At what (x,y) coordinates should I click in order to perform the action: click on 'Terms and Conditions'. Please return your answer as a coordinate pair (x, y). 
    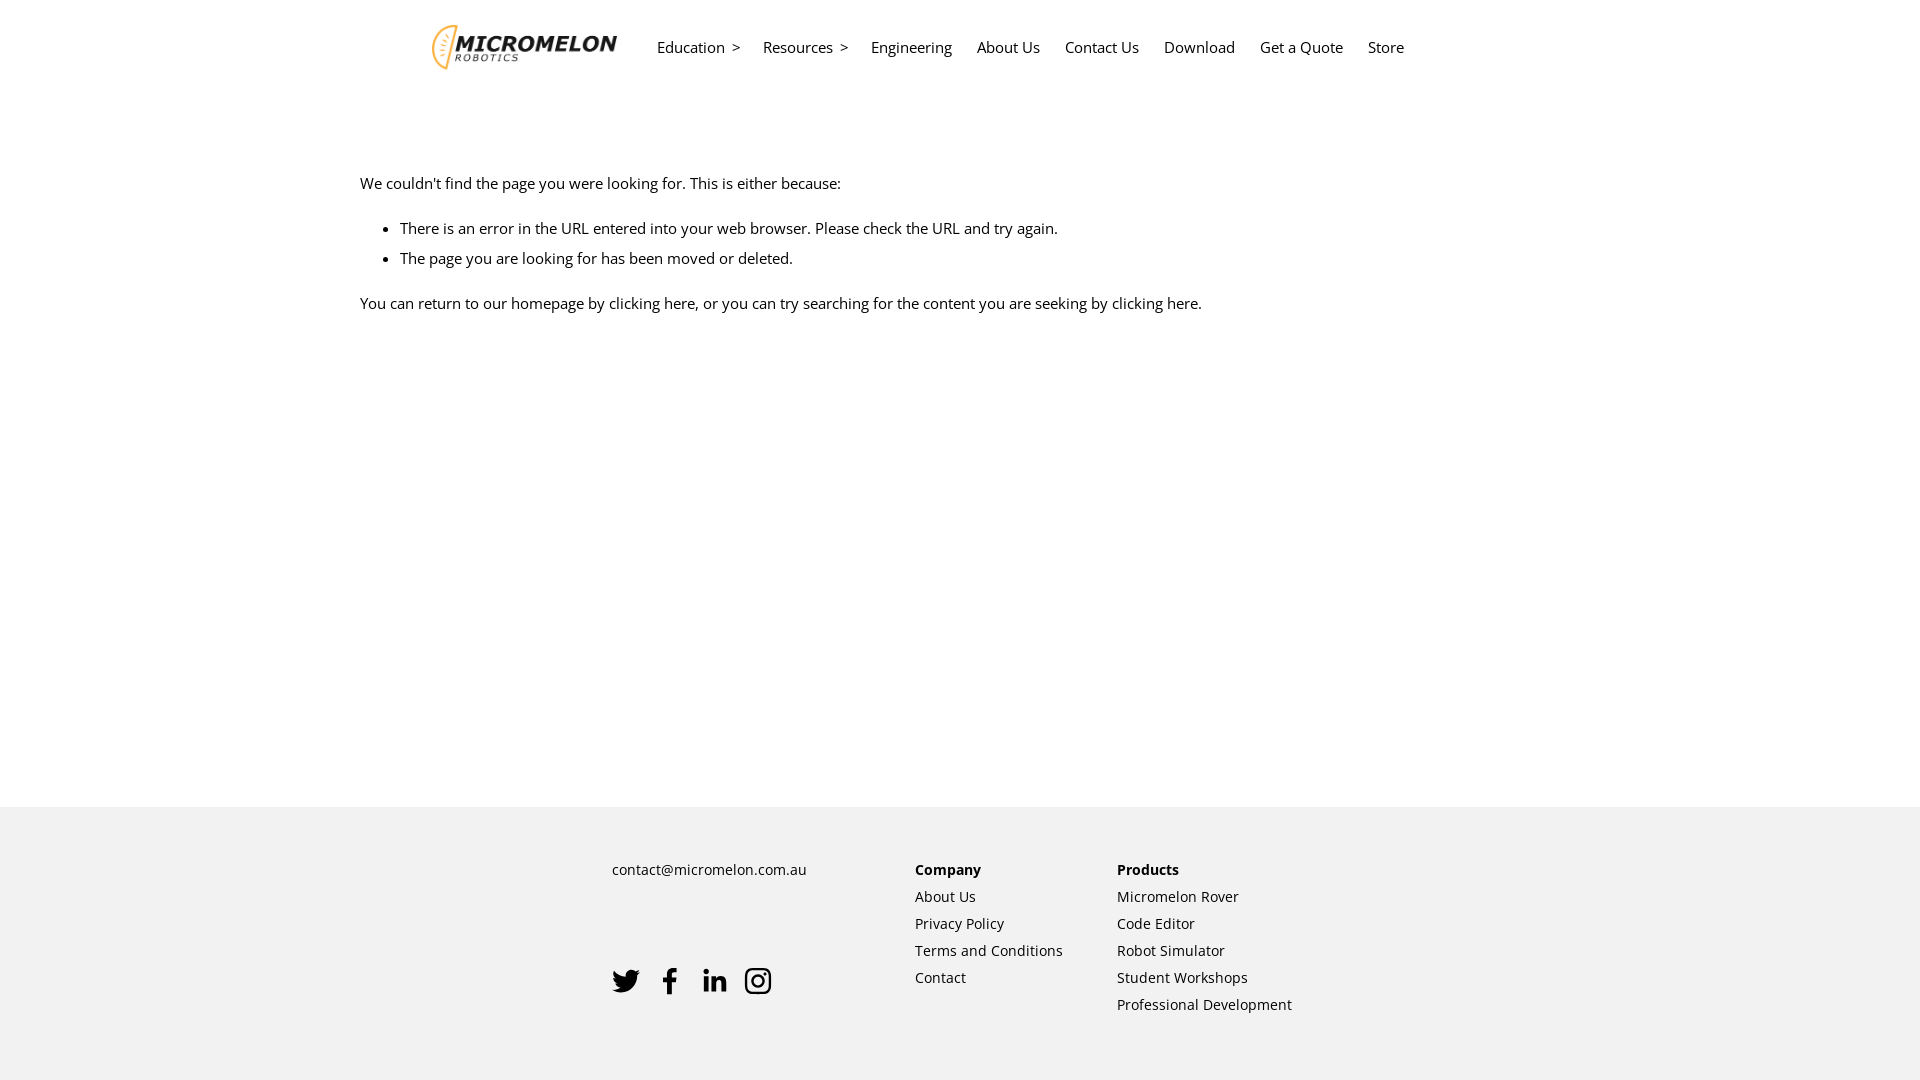
    Looking at the image, I should click on (988, 950).